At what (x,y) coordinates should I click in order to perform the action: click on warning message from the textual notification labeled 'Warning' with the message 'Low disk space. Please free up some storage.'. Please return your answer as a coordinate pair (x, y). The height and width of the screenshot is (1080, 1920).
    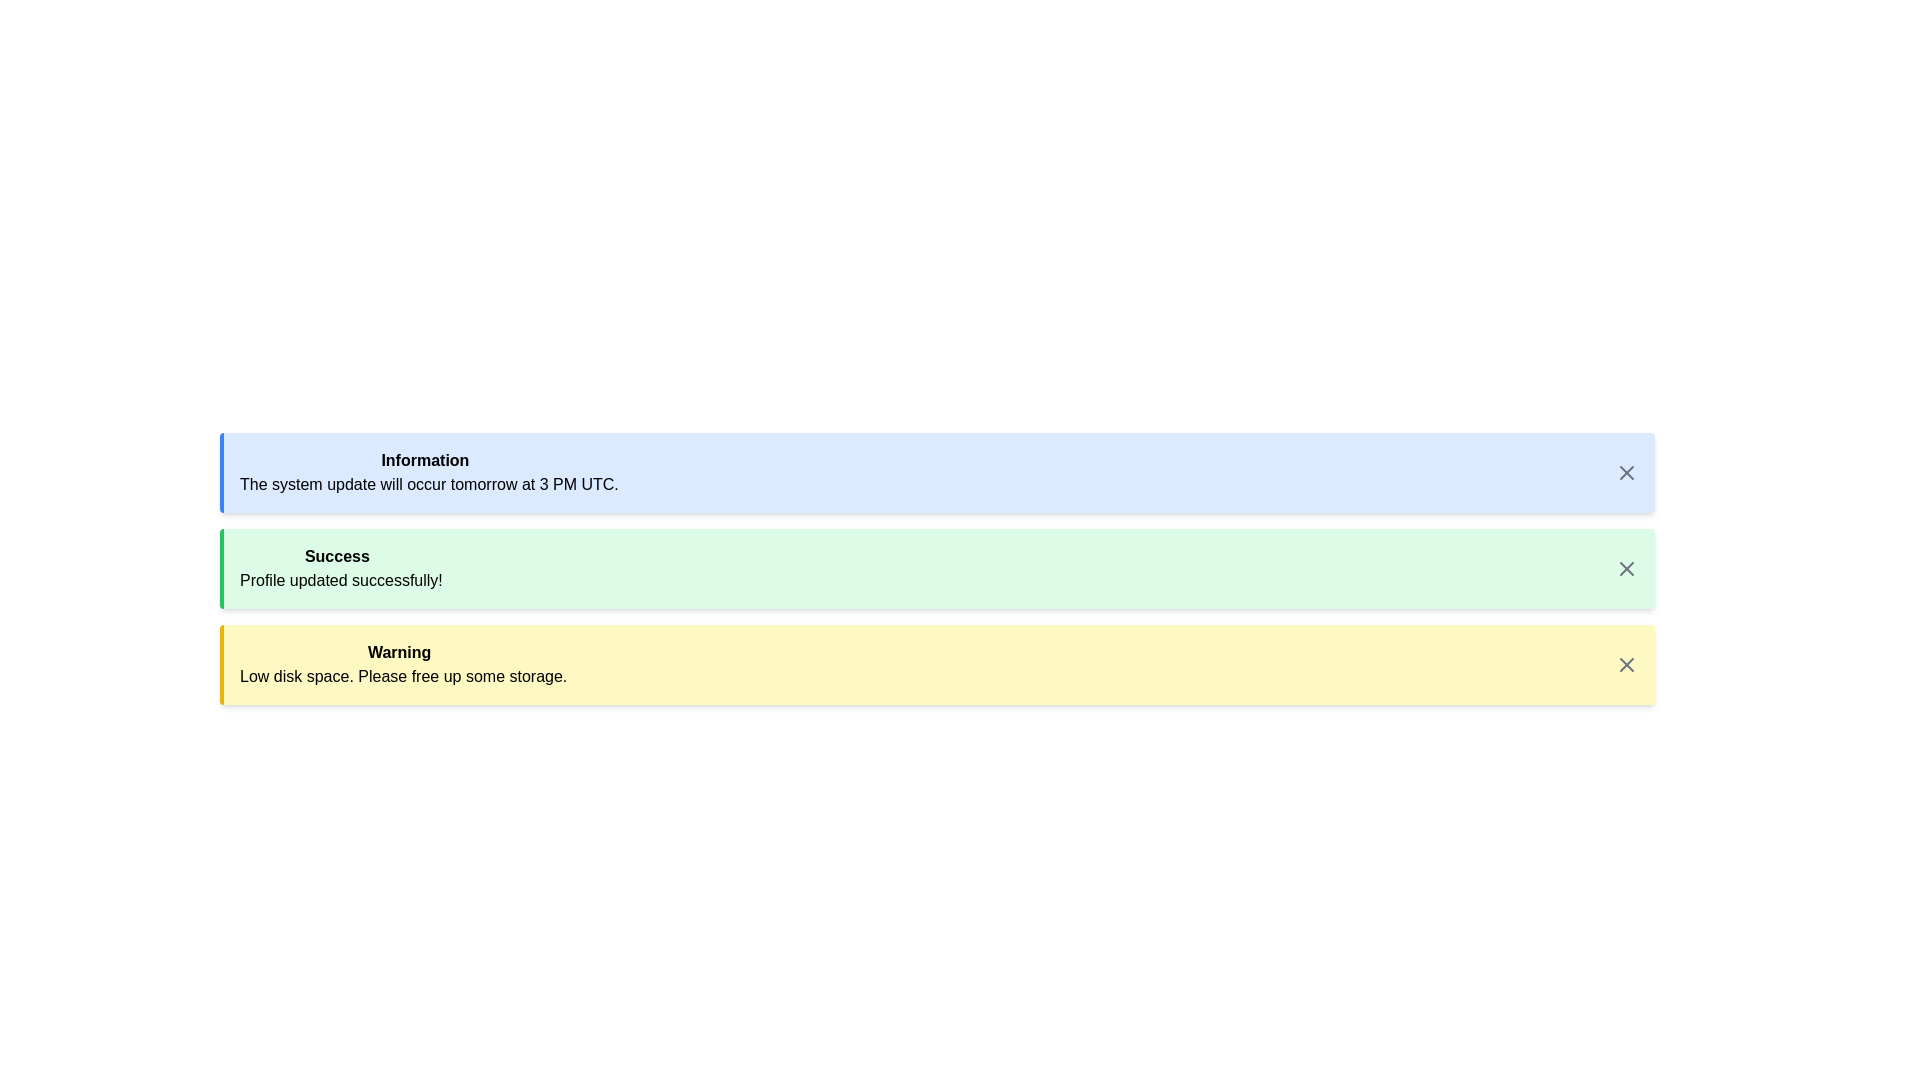
    Looking at the image, I should click on (402, 664).